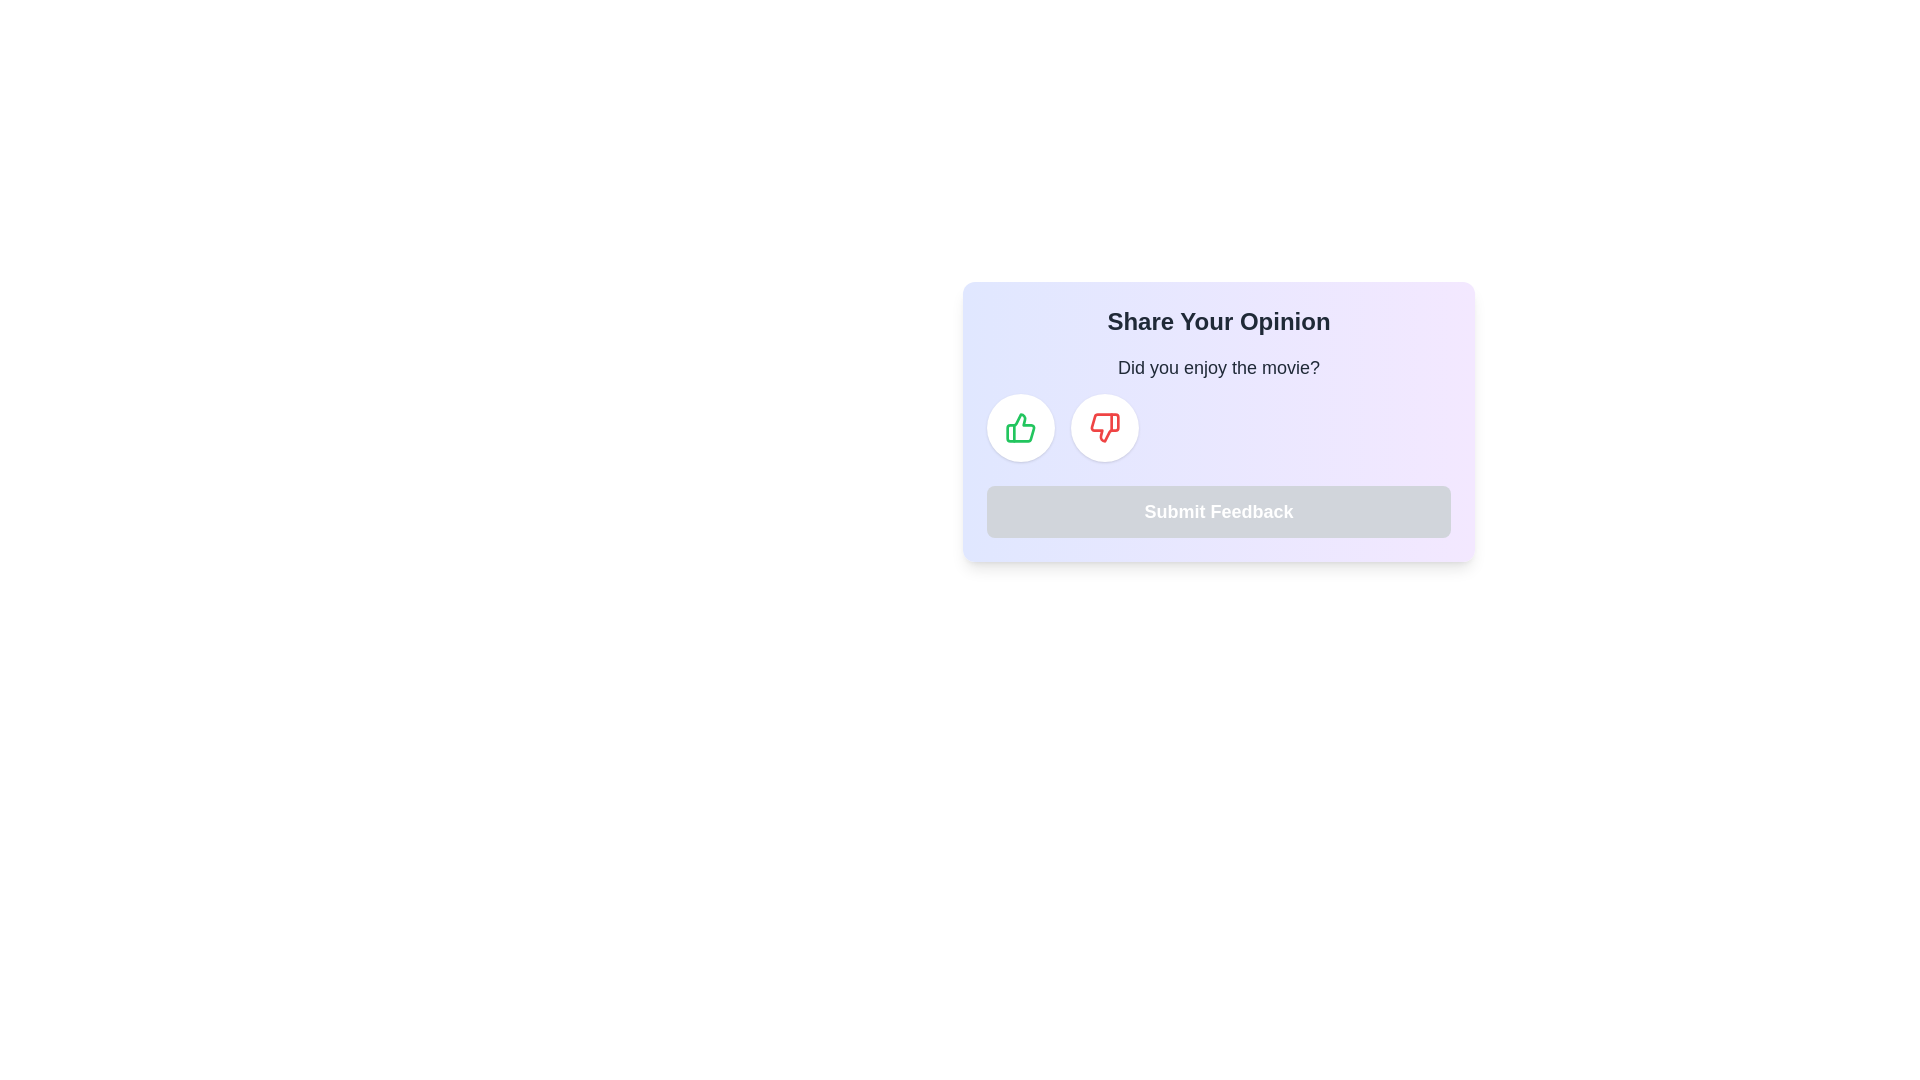 This screenshot has height=1080, width=1920. Describe the element at coordinates (1218, 367) in the screenshot. I see `the Static Text Display element that asks 'Did you enjoy the movie?', which is prominently positioned at the top of the feedback interface` at that location.